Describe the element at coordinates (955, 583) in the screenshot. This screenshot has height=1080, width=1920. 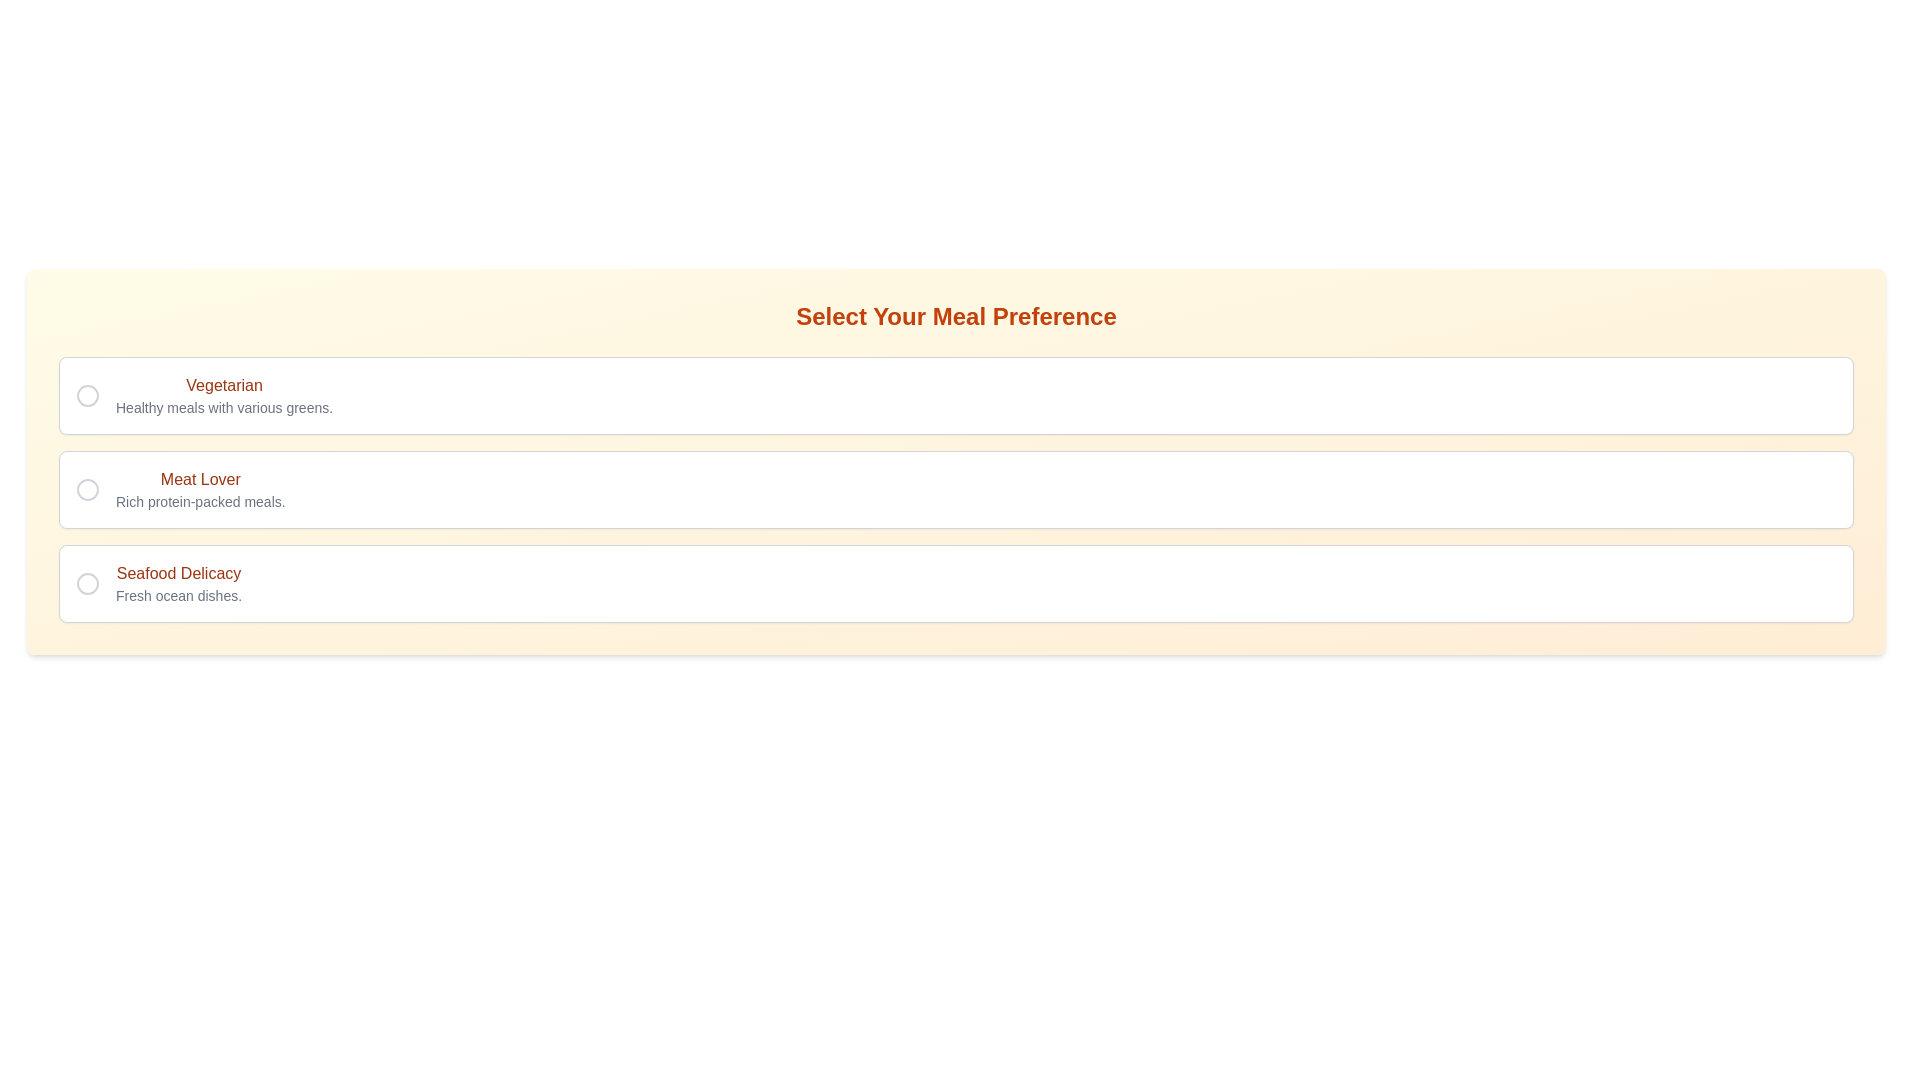
I see `the selectable card titled 'Seafood Delicacy' with a white background and an orange font, located as the third item in a vertical list` at that location.